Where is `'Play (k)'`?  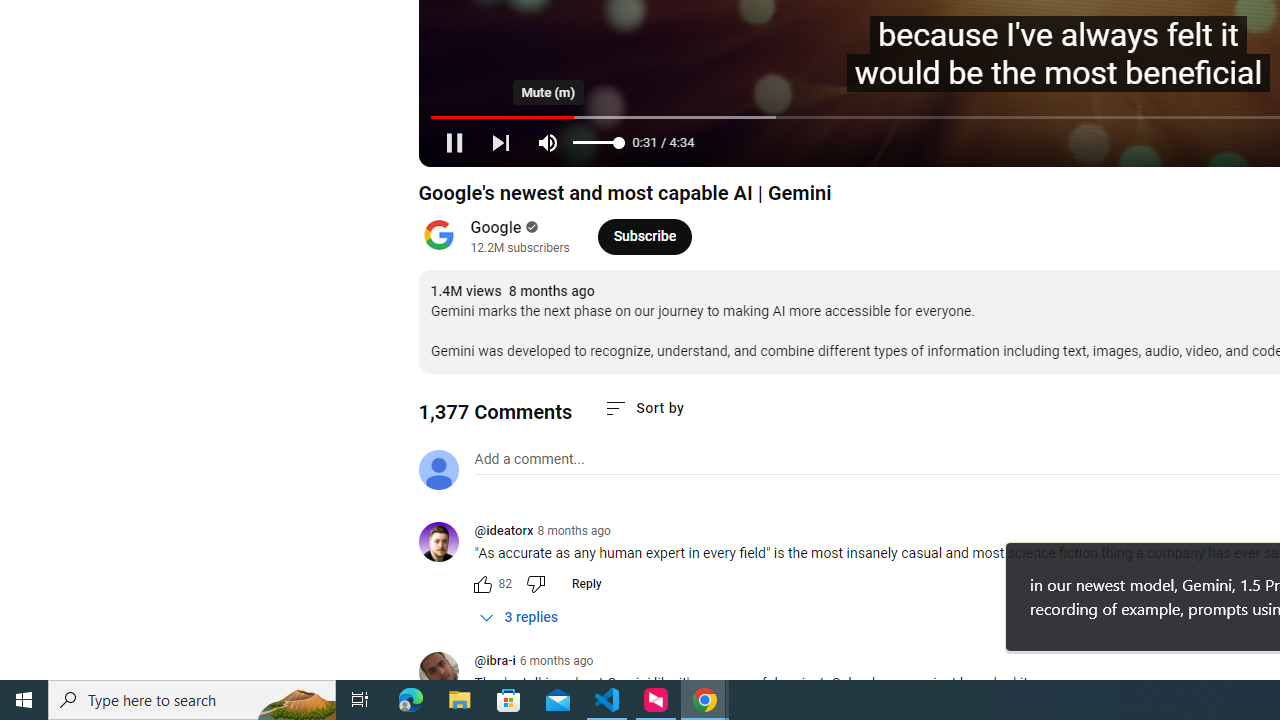 'Play (k)' is located at coordinates (452, 141).